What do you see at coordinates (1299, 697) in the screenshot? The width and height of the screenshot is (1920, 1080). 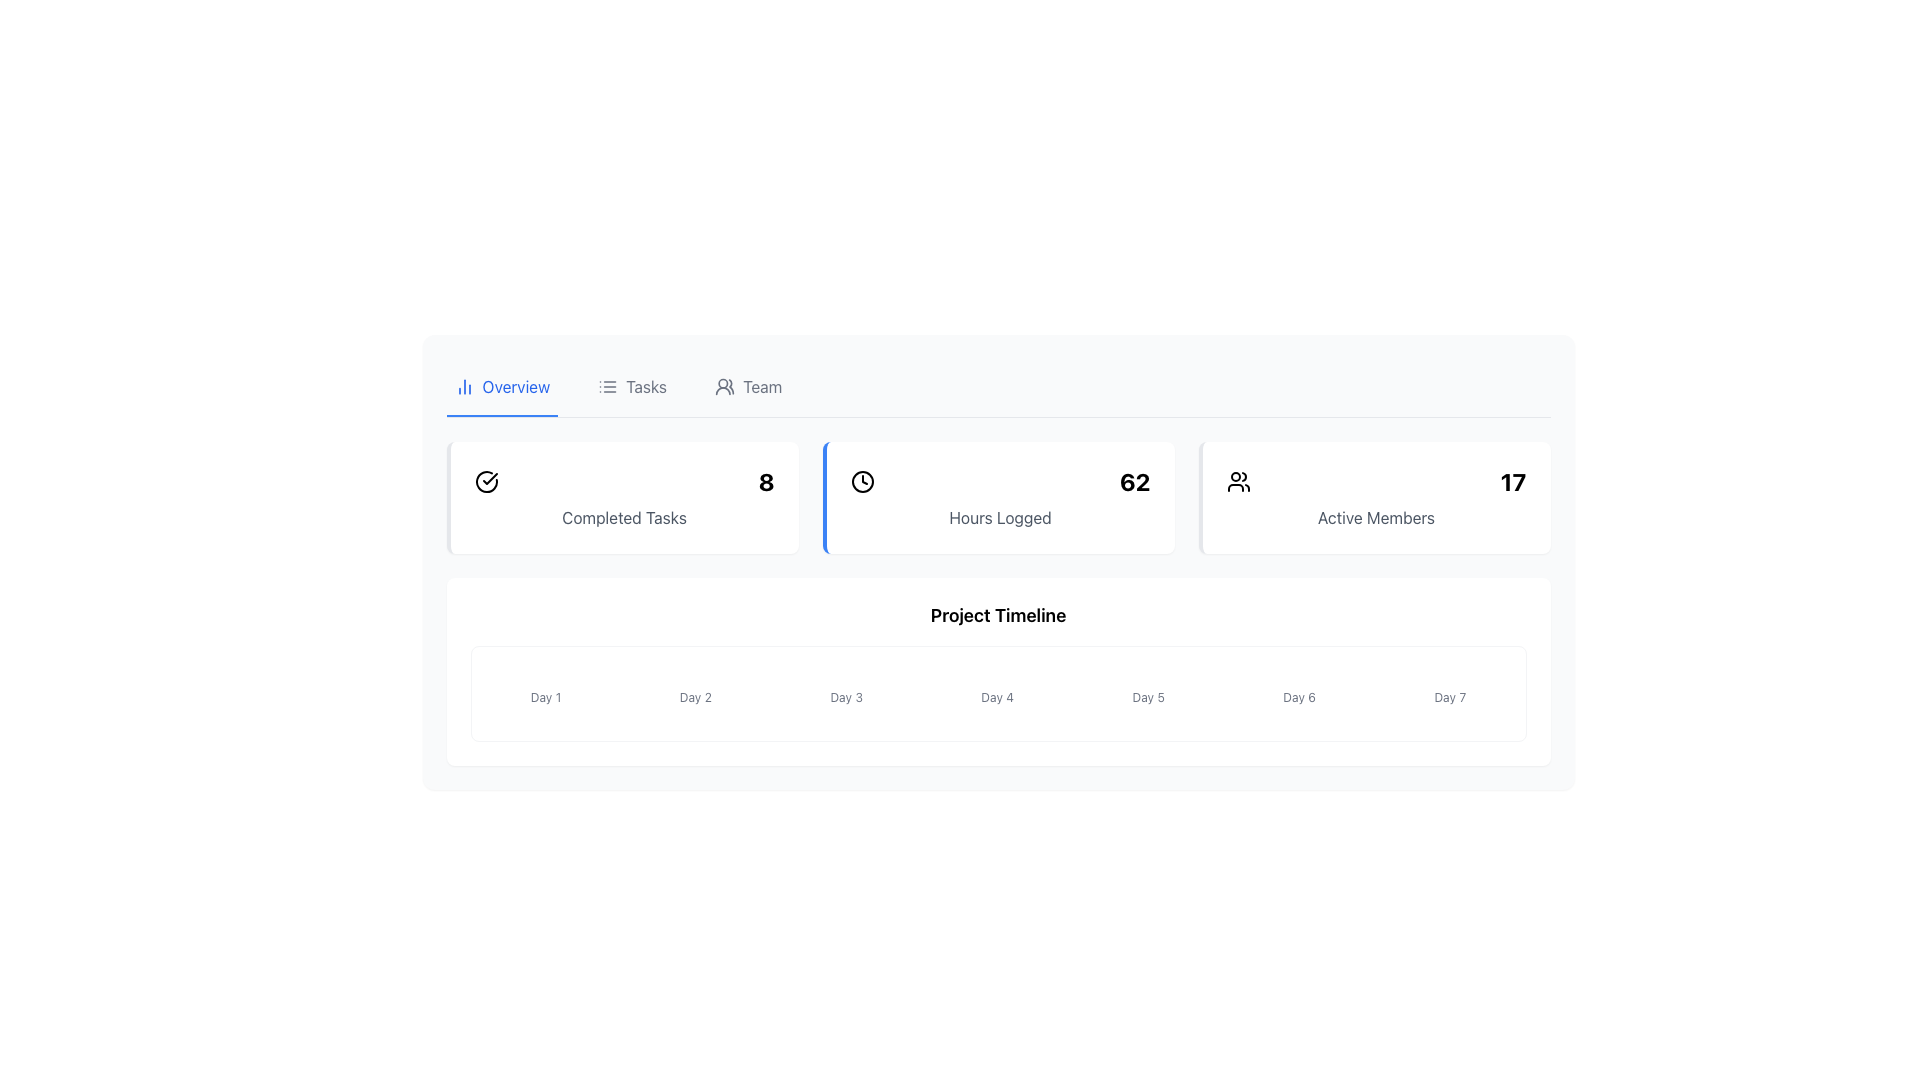 I see `the Text label for Day 6 in the Project Timeline section, which is positioned between 'Day 5' and 'Day 7' labels` at bounding box center [1299, 697].